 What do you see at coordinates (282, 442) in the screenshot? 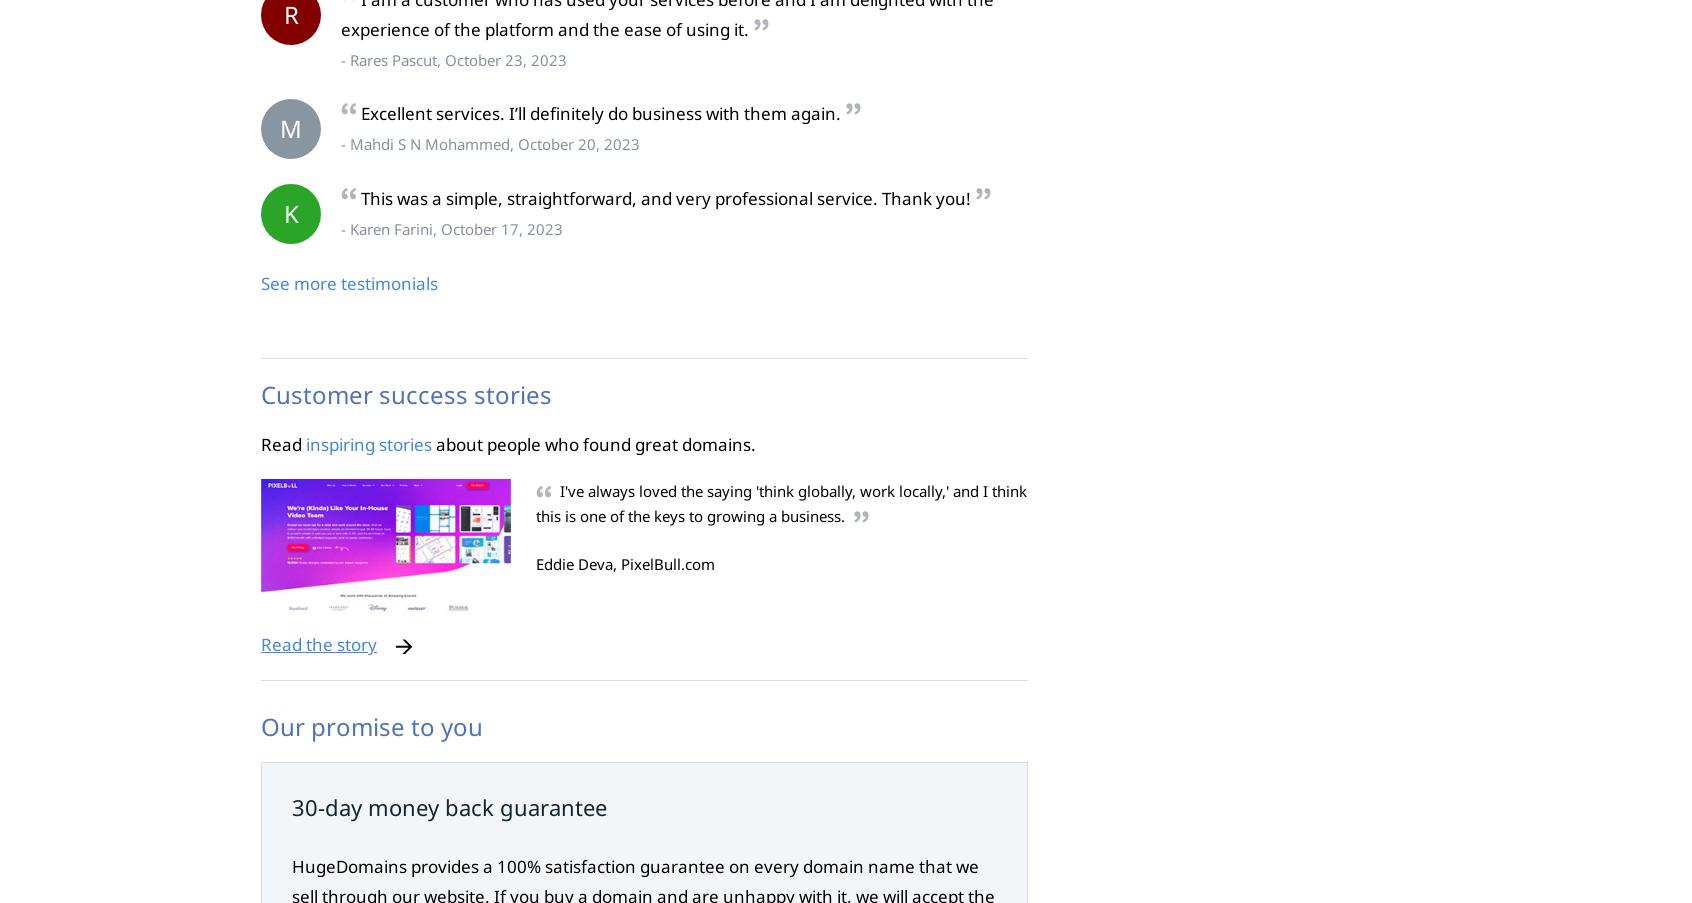
I see `'Read'` at bounding box center [282, 442].